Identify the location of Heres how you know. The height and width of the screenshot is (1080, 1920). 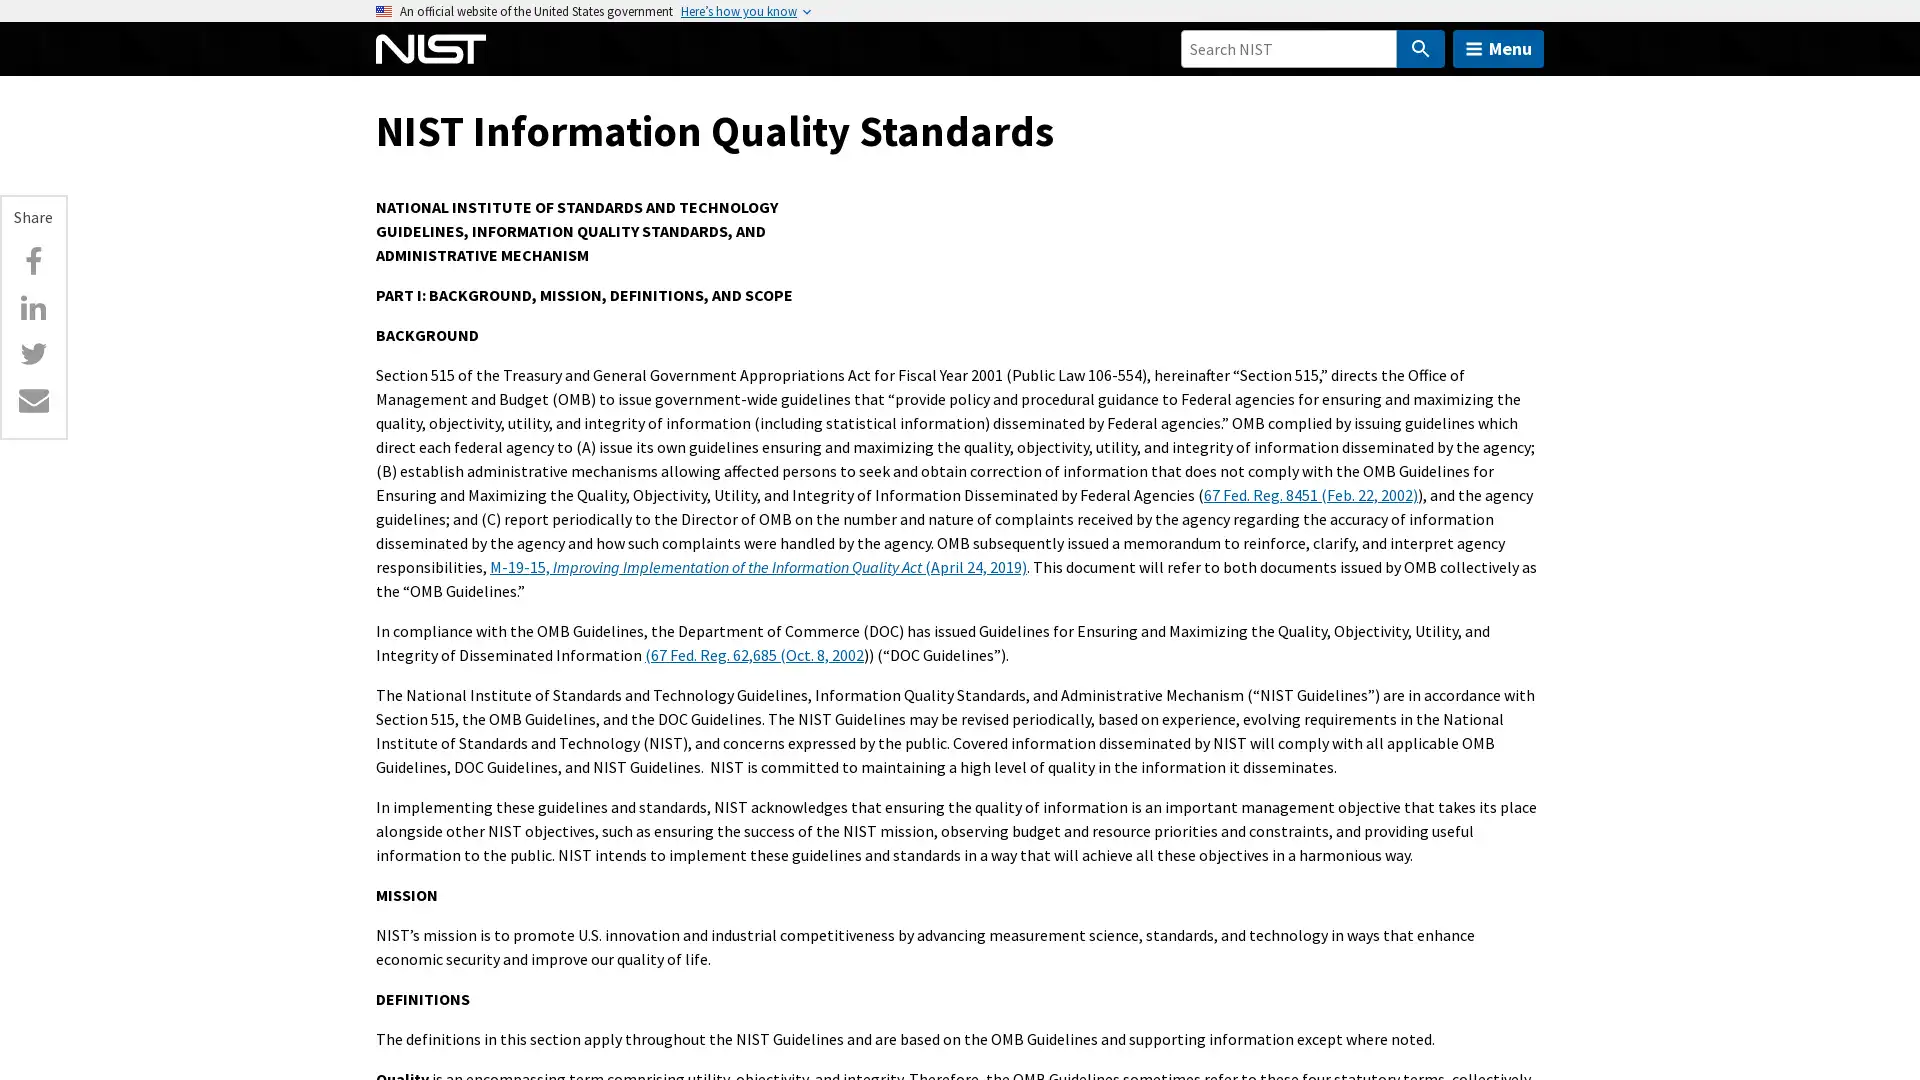
(738, 11).